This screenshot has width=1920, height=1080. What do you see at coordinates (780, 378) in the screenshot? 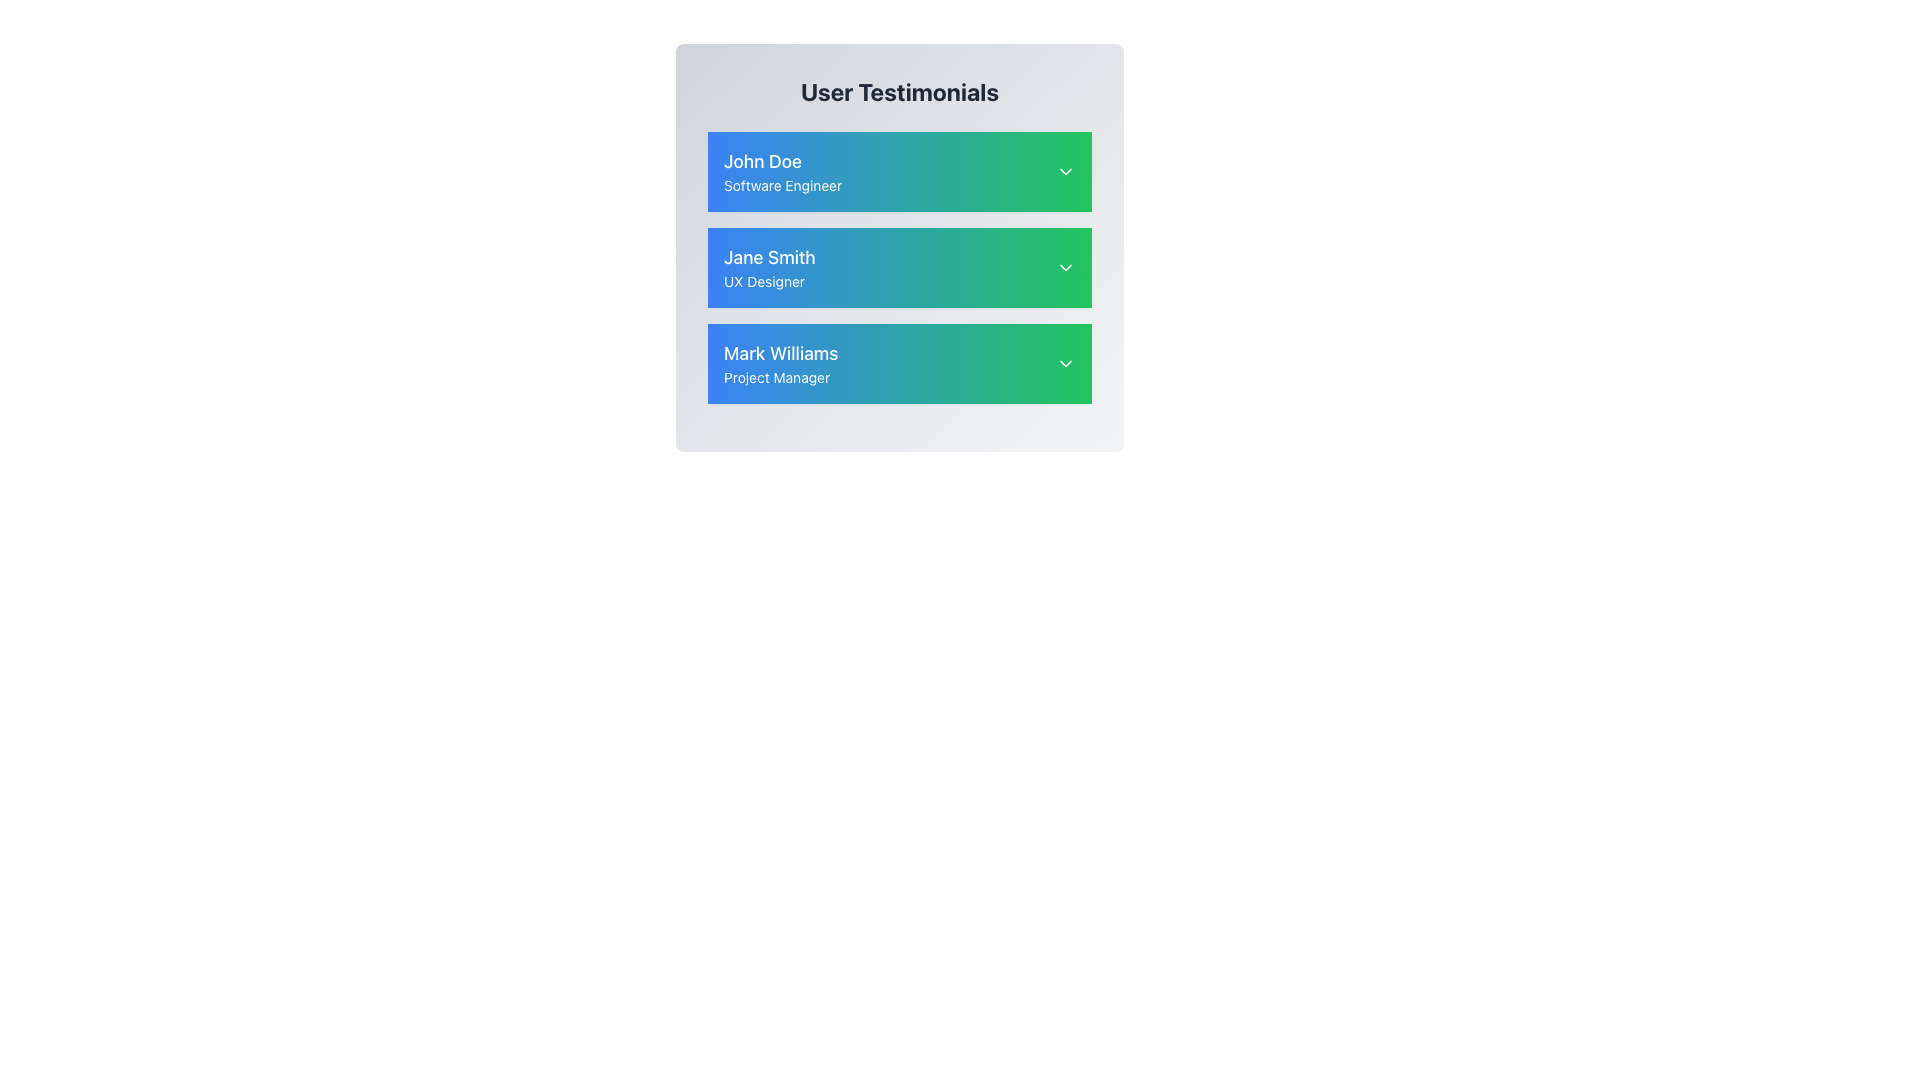
I see `the text label displaying 'Project Manager' which is positioned below 'Mark Williams' in a gradient green and blue background` at bounding box center [780, 378].